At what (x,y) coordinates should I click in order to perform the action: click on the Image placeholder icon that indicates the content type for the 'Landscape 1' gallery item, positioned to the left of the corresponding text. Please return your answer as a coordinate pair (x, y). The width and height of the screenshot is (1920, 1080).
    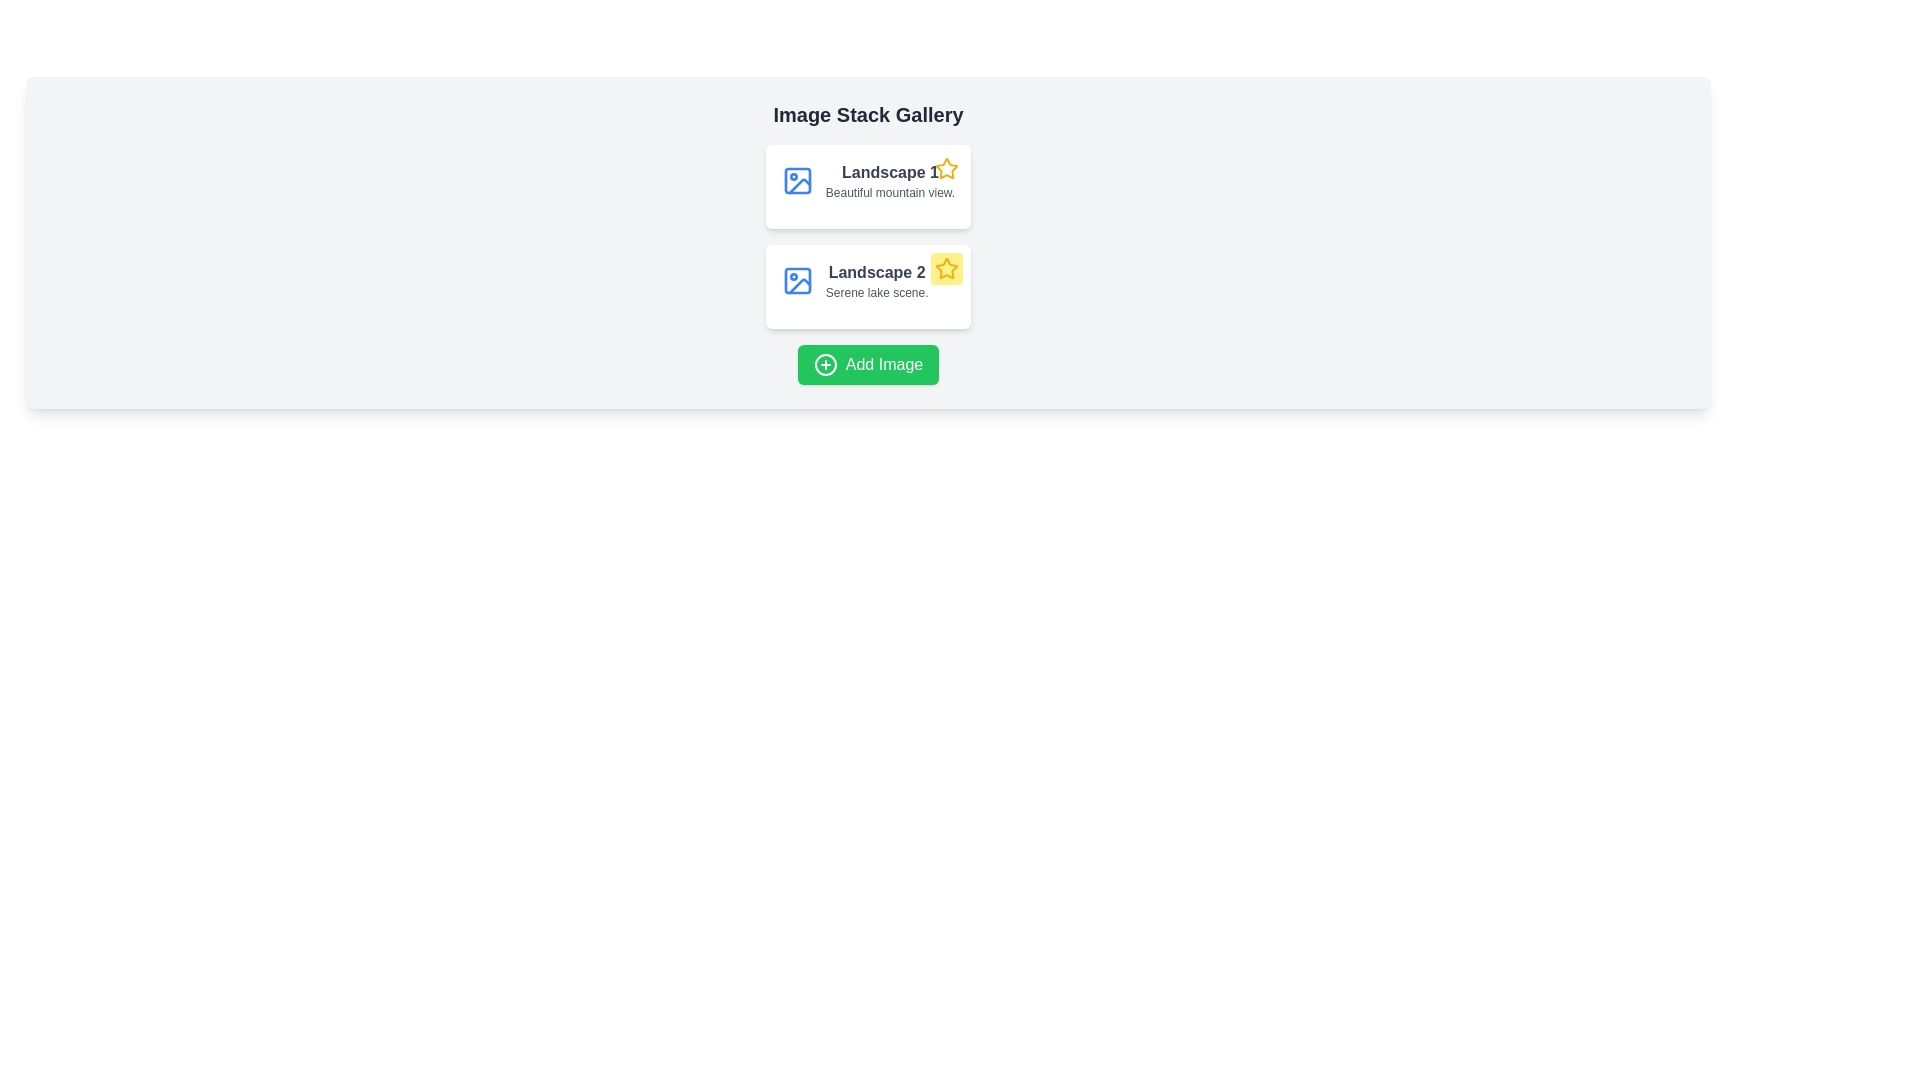
    Looking at the image, I should click on (796, 181).